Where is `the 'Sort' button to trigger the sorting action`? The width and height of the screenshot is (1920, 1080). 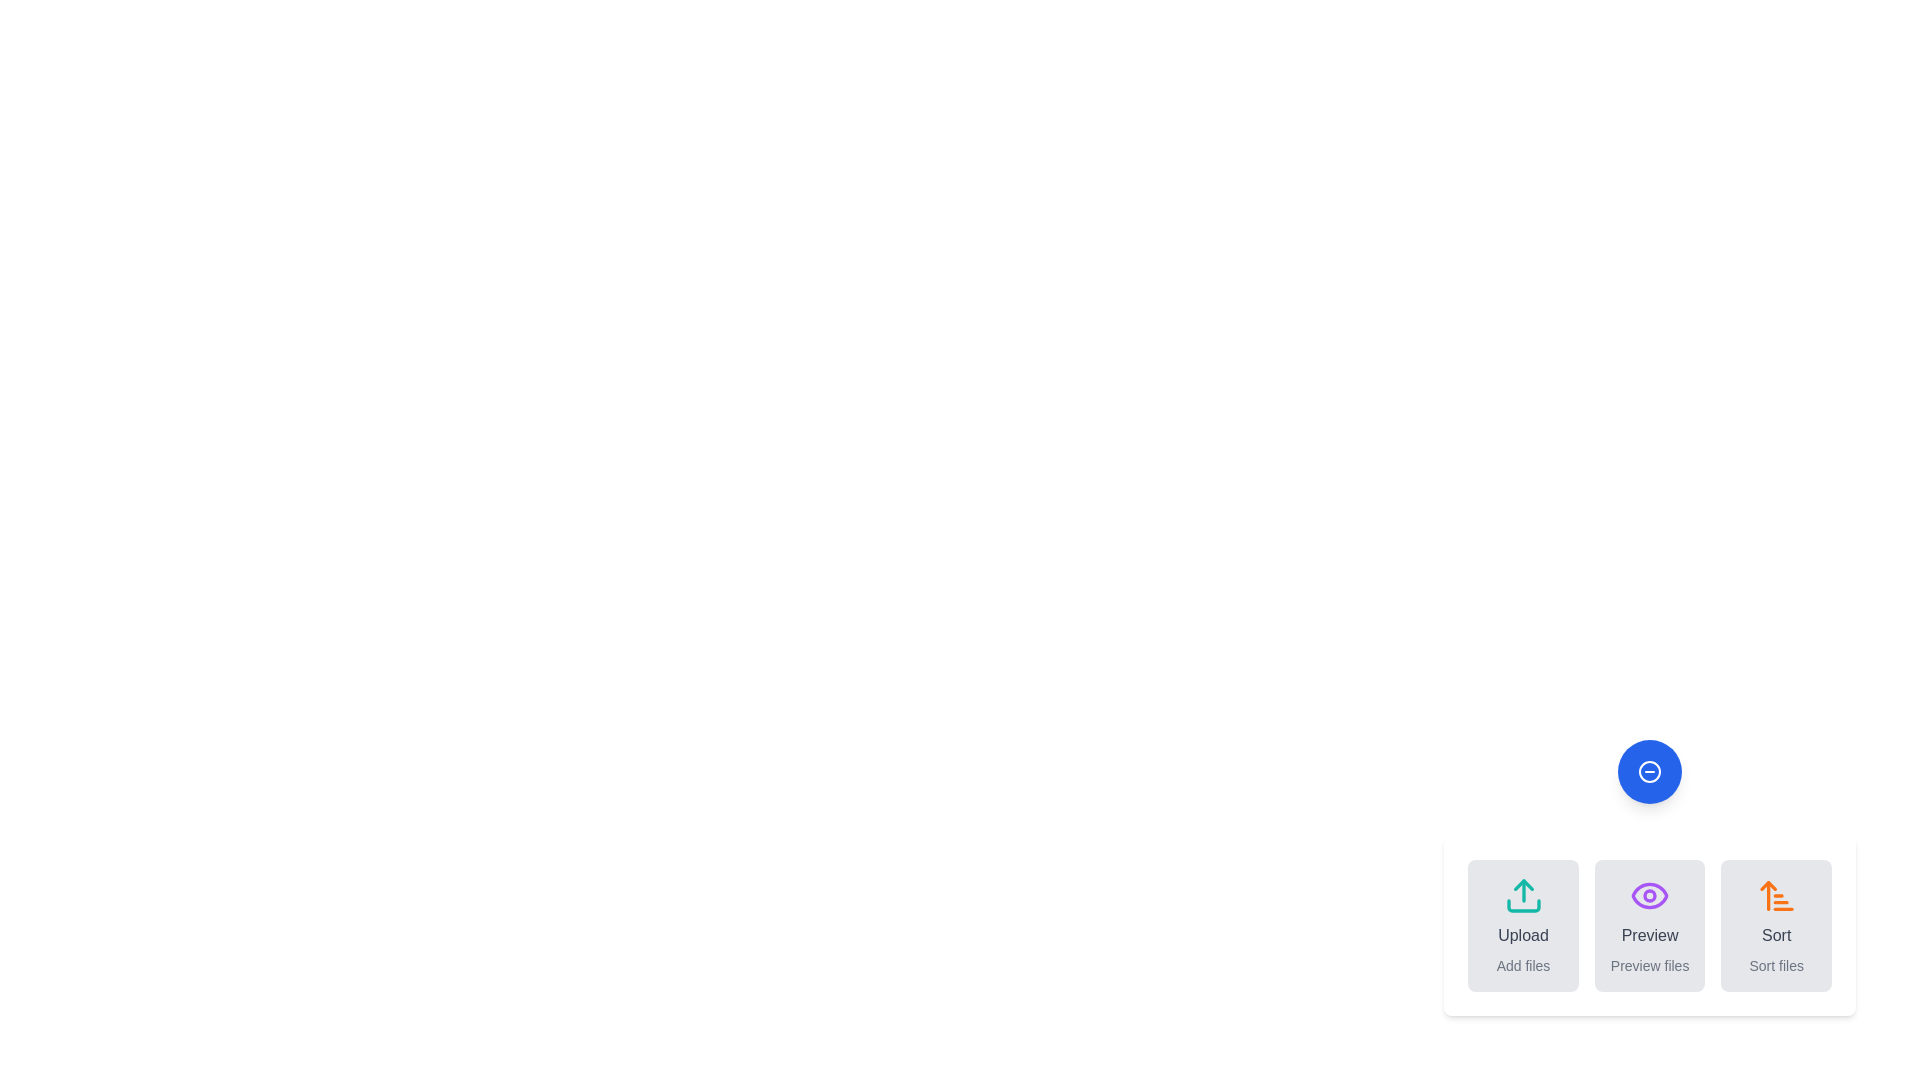
the 'Sort' button to trigger the sorting action is located at coordinates (1776, 925).